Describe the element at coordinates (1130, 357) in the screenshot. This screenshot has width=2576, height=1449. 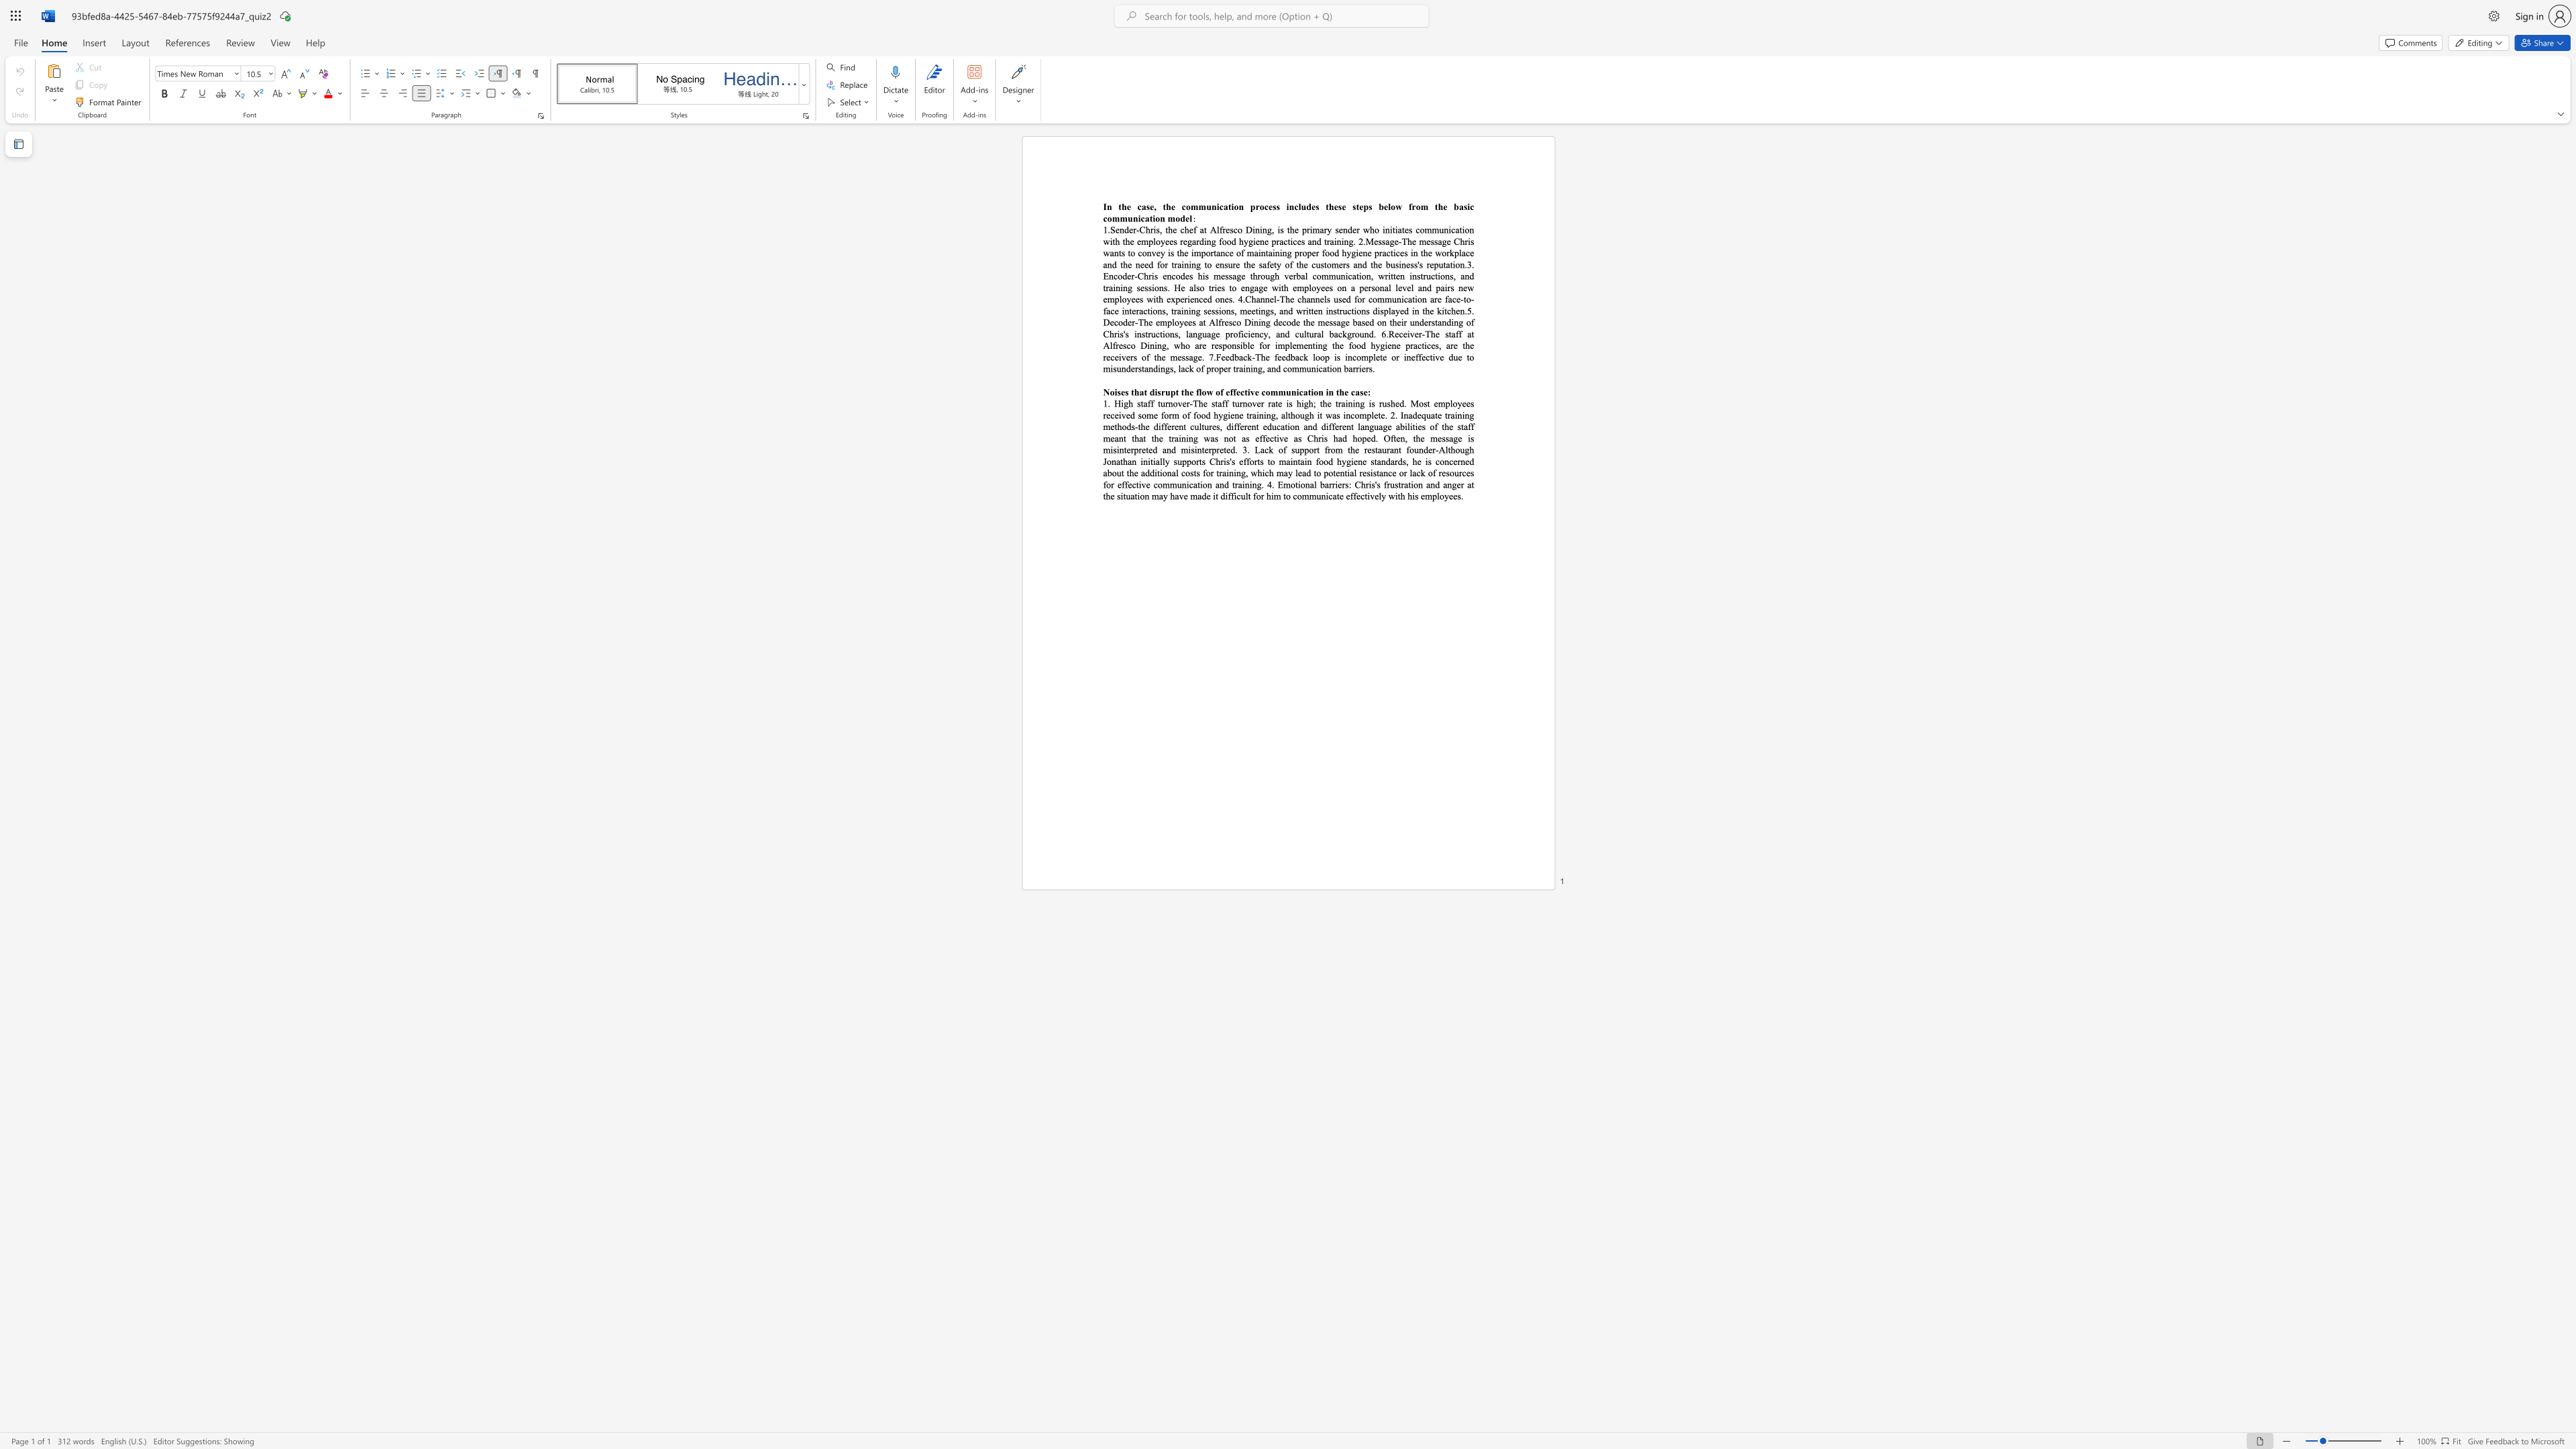
I see `the 4th character "r" in the text` at that location.